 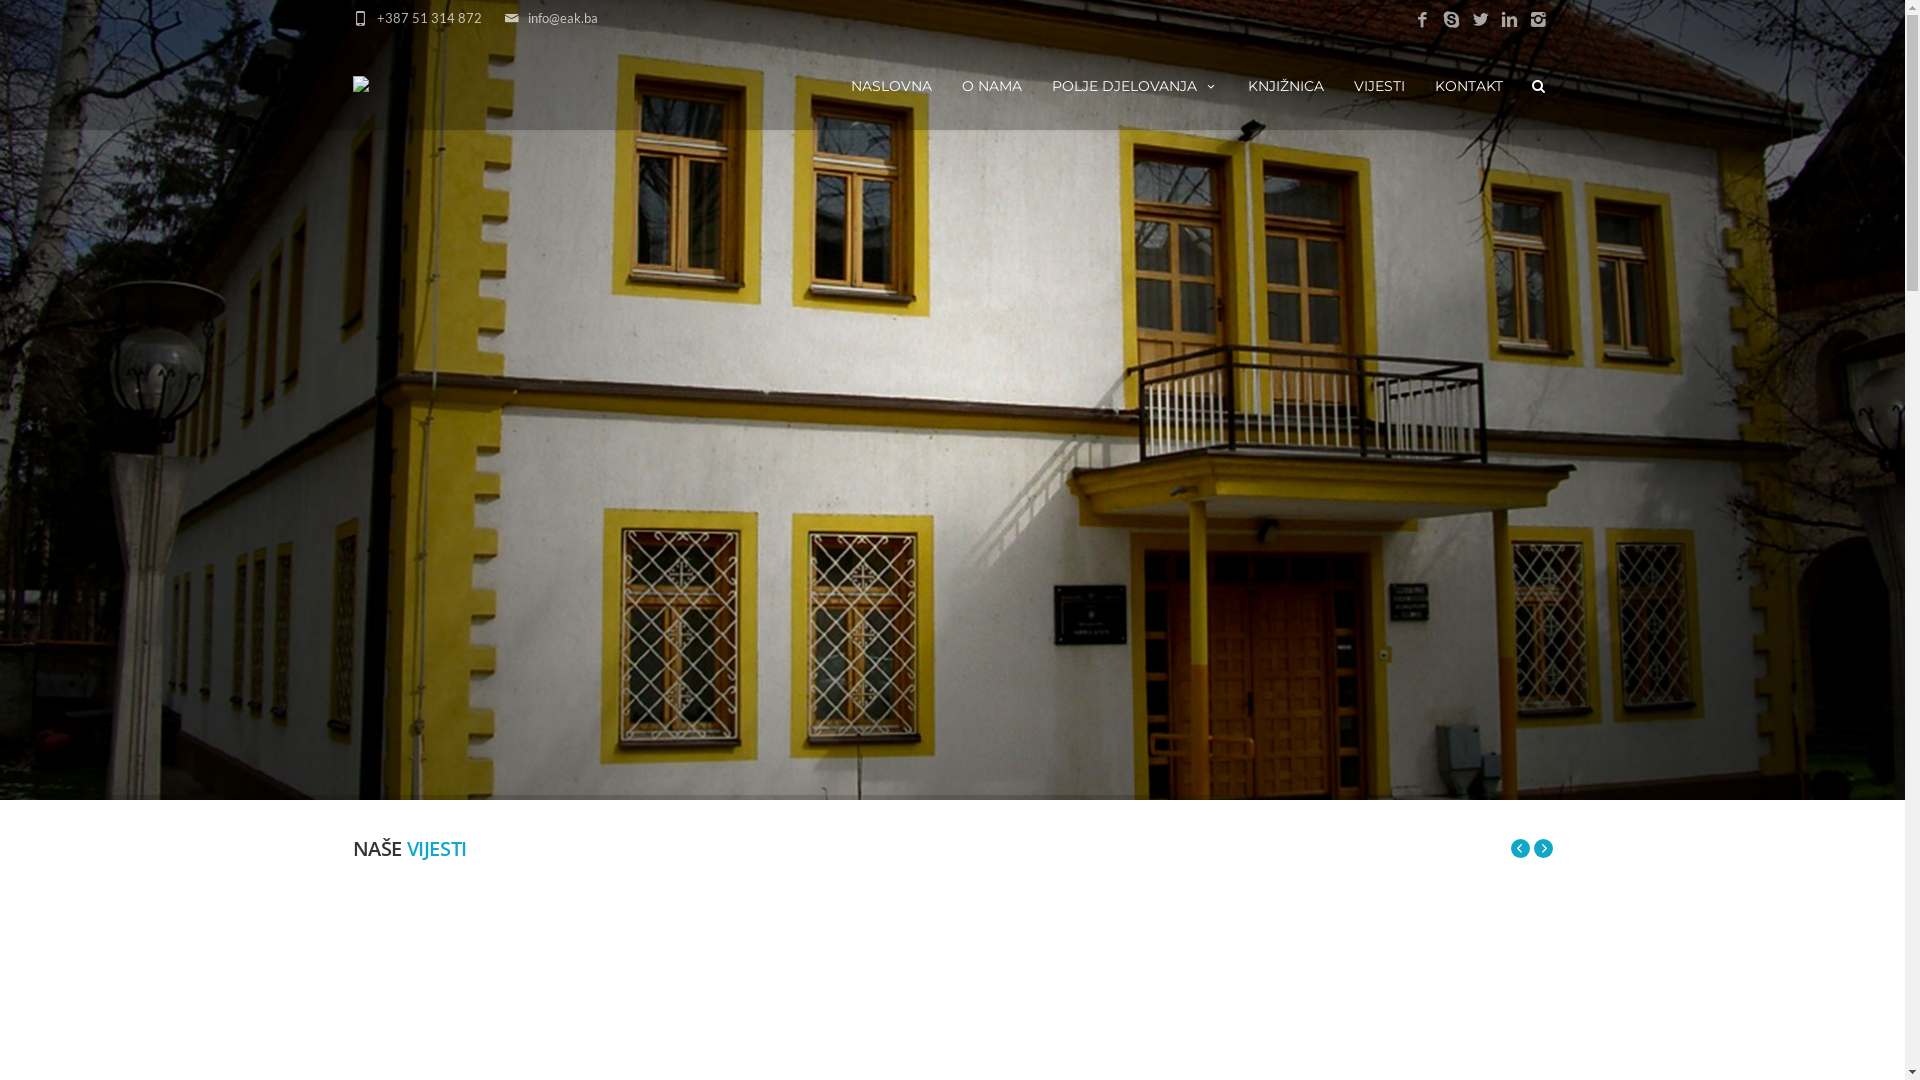 What do you see at coordinates (1468, 1043) in the screenshot?
I see `'LinkedIn'` at bounding box center [1468, 1043].